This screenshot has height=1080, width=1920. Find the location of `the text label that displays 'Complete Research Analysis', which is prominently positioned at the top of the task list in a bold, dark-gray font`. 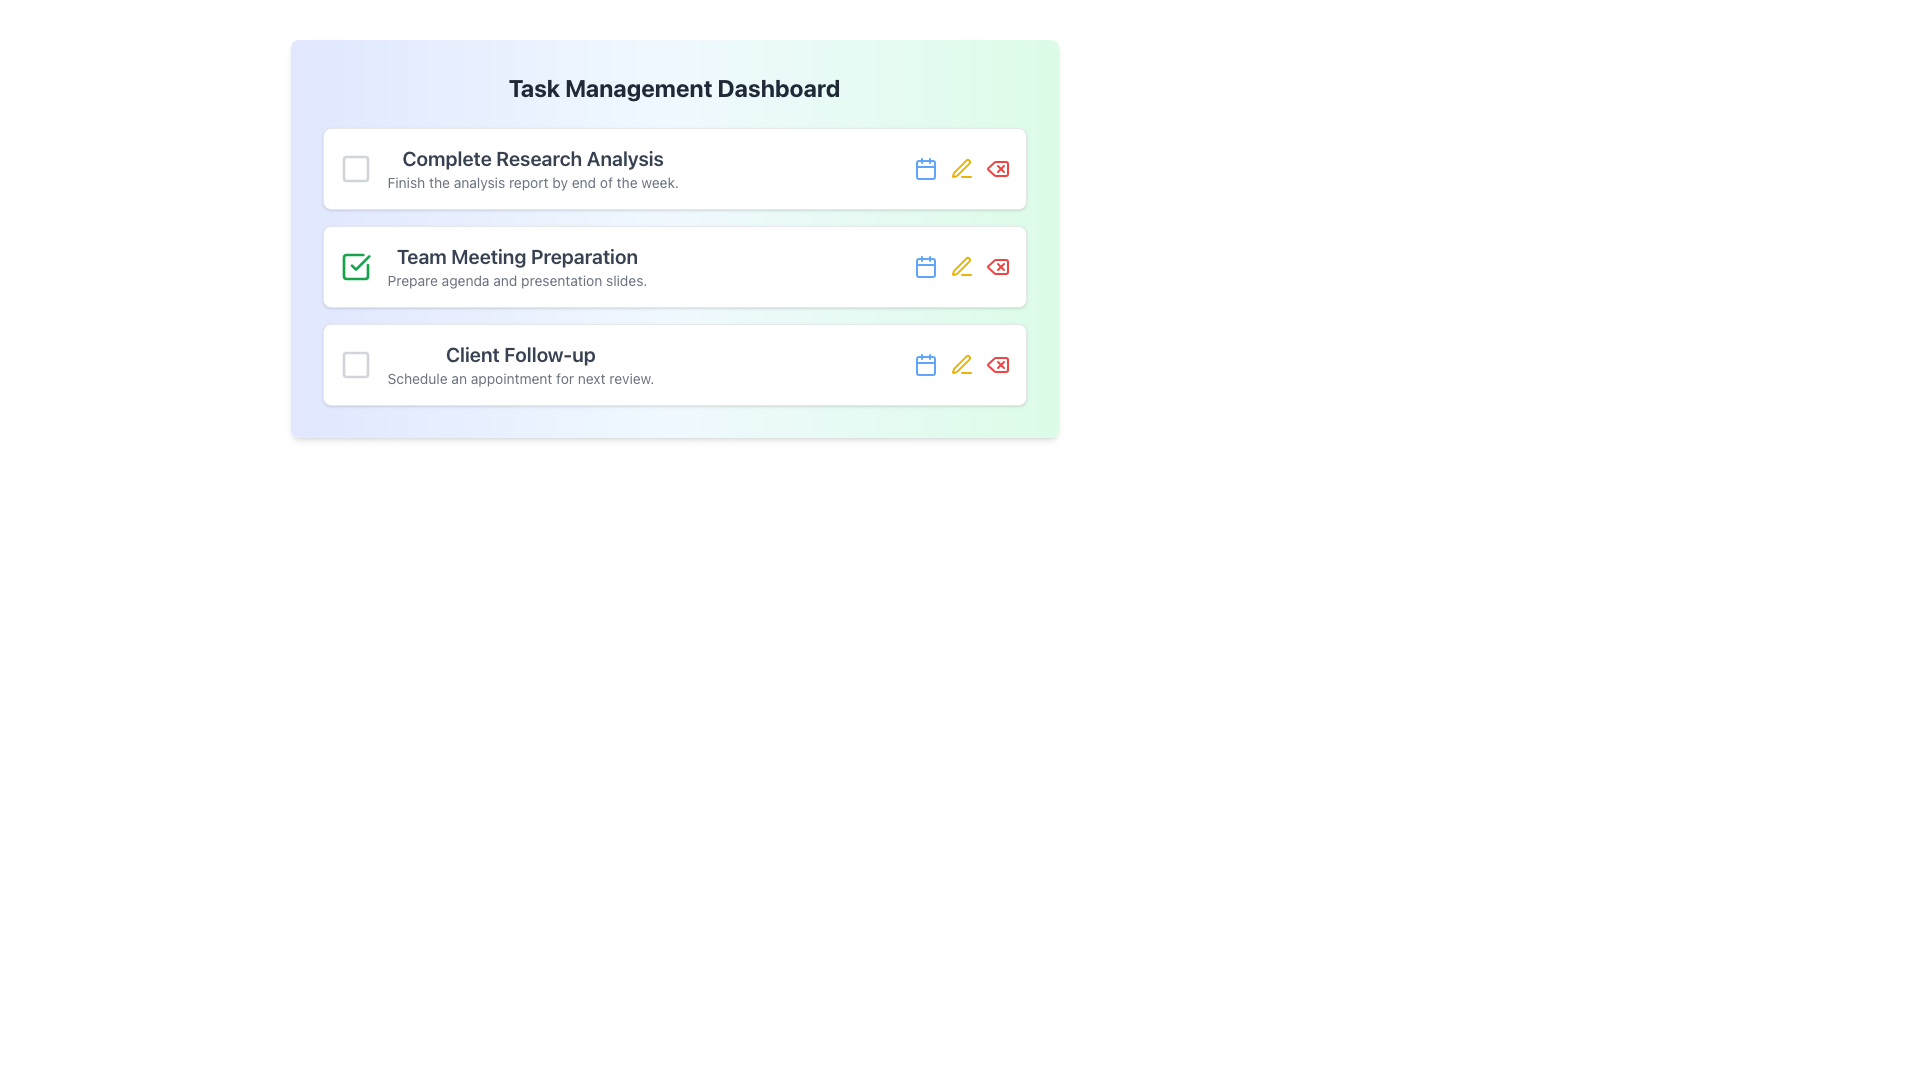

the text label that displays 'Complete Research Analysis', which is prominently positioned at the top of the task list in a bold, dark-gray font is located at coordinates (533, 157).